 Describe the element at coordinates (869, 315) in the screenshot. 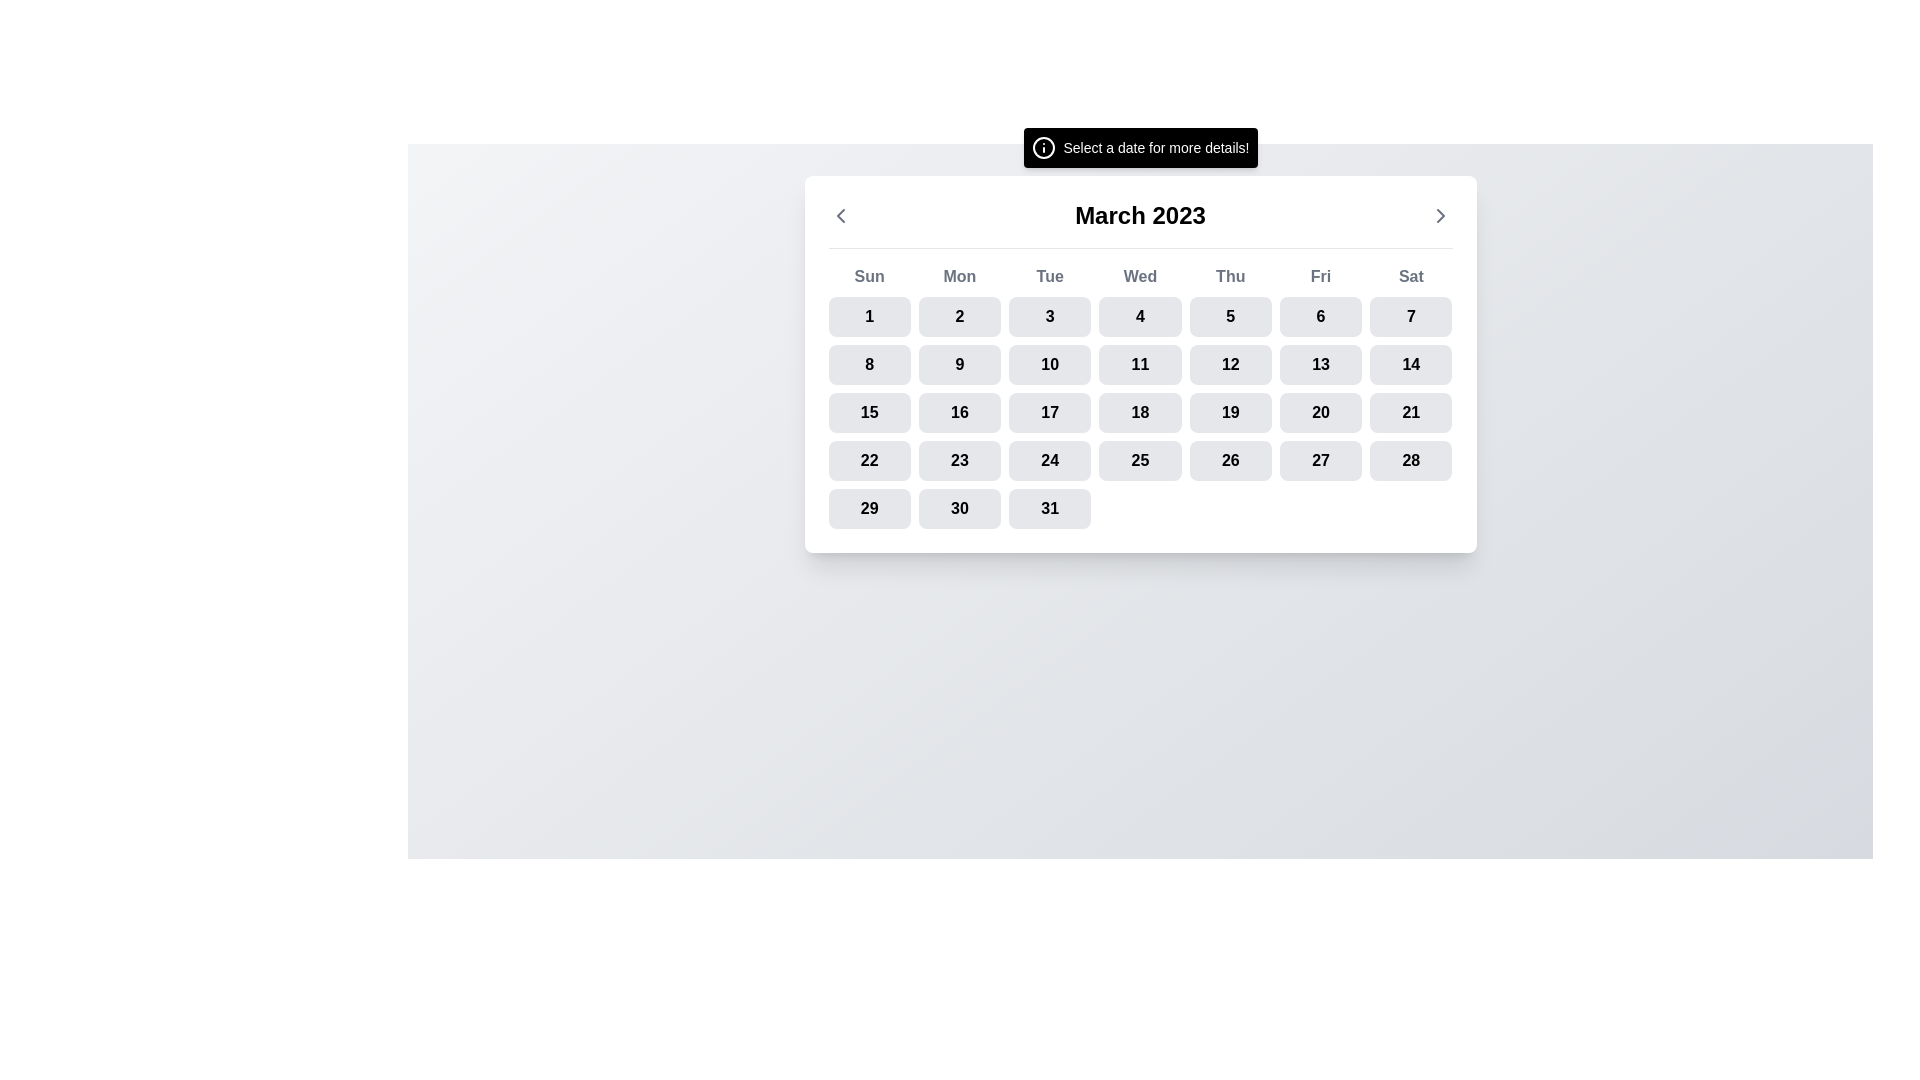

I see `the rounded rectangular button with a light gray background and a bold numeral '1' at its center, located in the calendar grid under the 'Sun' column to trigger a style change` at that location.